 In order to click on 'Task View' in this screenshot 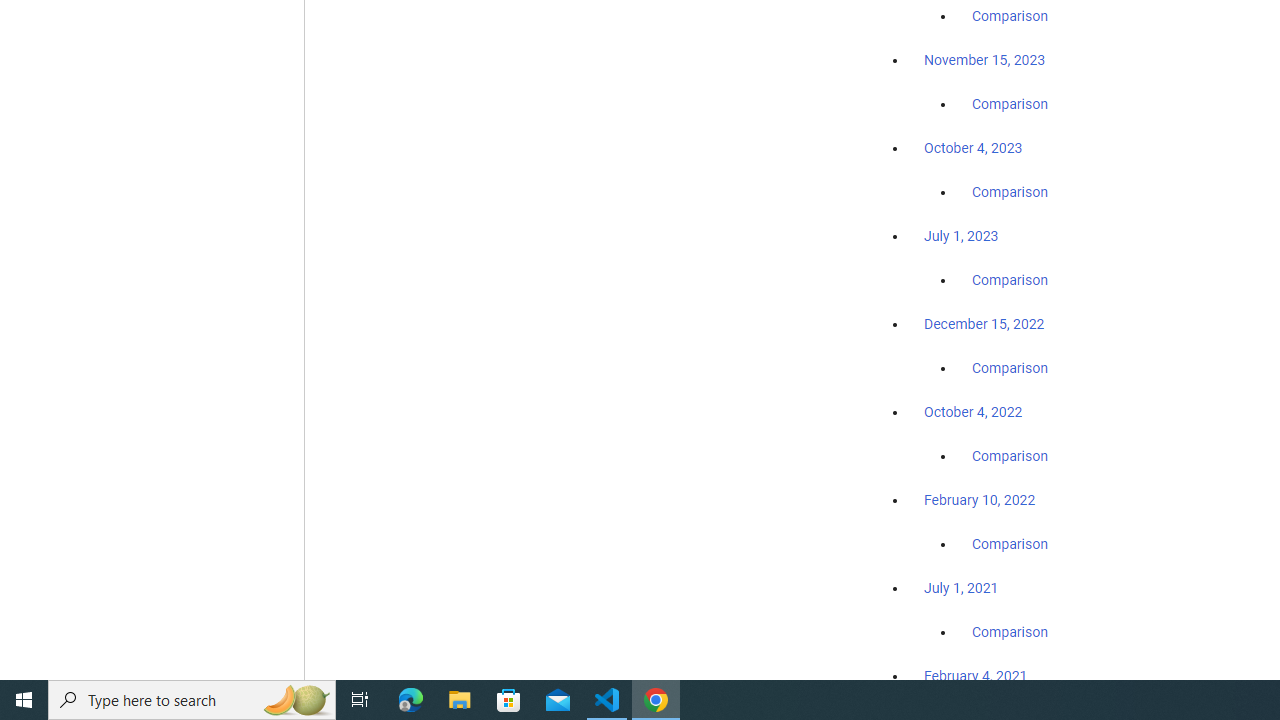, I will do `click(359, 698)`.